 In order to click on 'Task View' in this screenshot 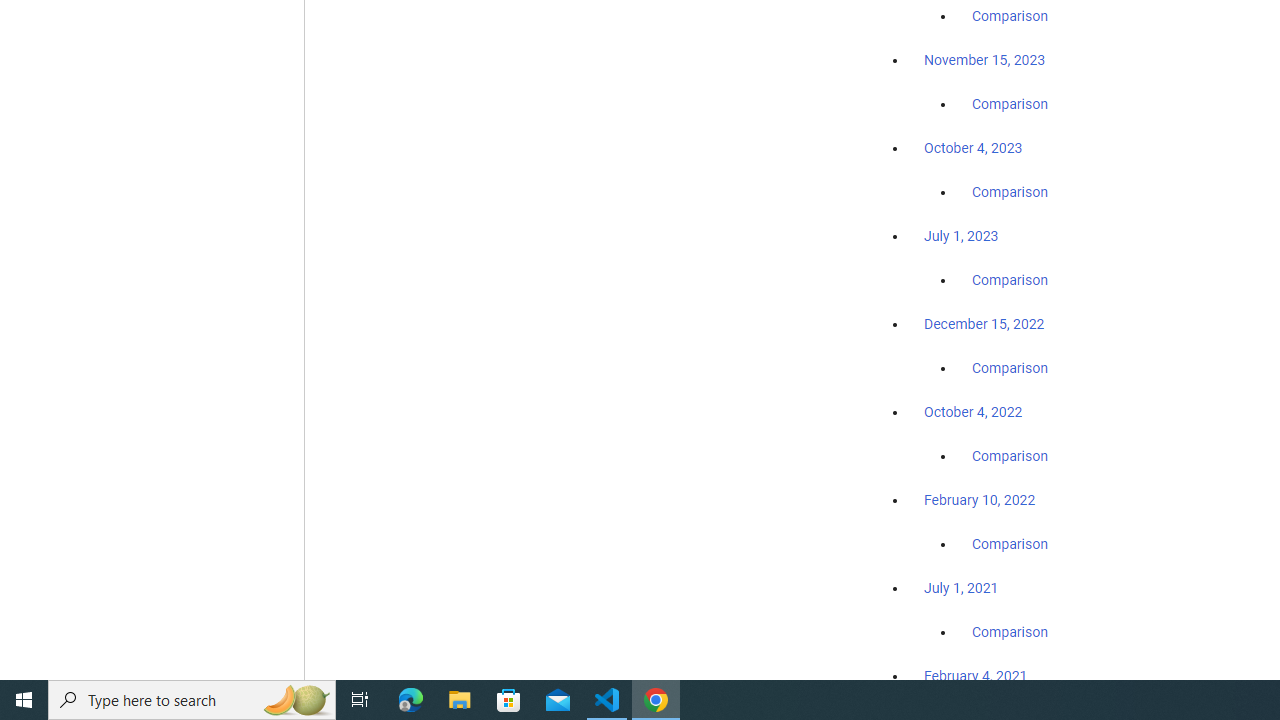, I will do `click(359, 698)`.